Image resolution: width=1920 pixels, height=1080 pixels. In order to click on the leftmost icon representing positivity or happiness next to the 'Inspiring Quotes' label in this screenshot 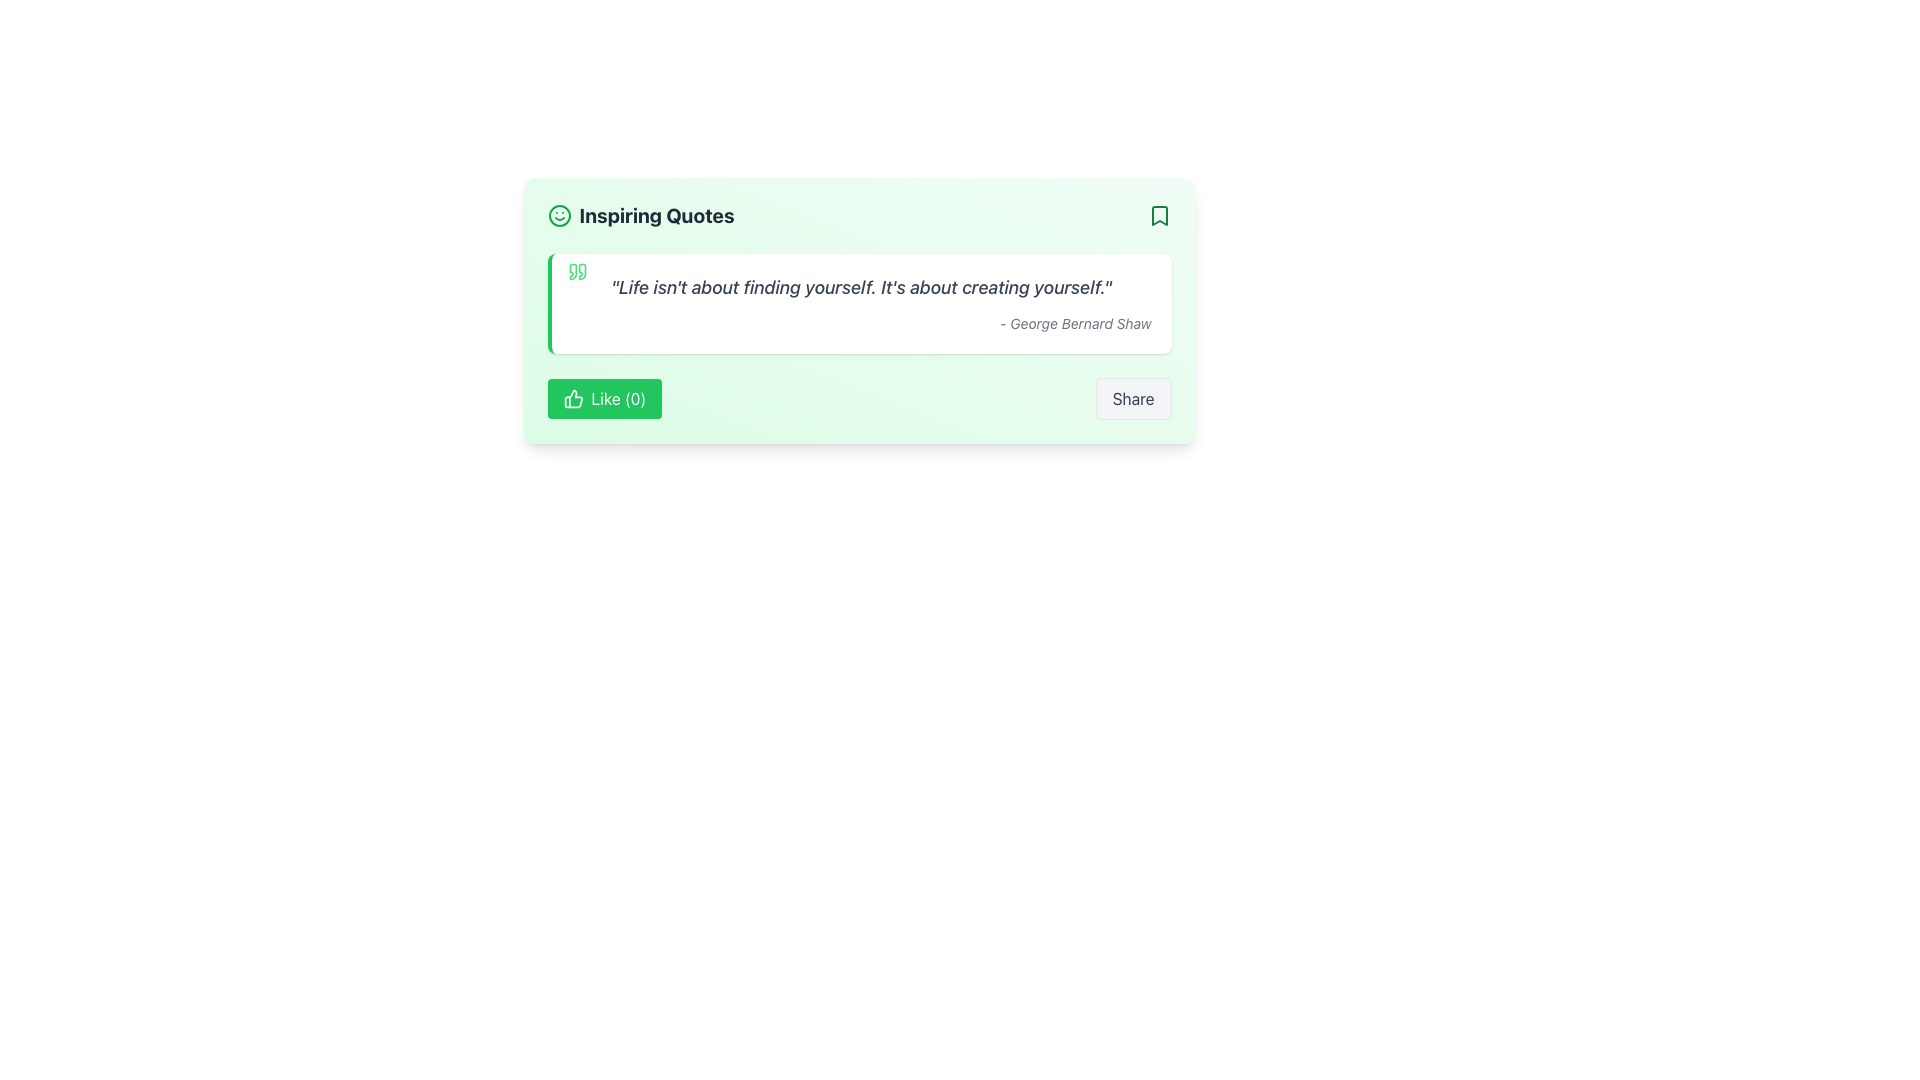, I will do `click(559, 216)`.